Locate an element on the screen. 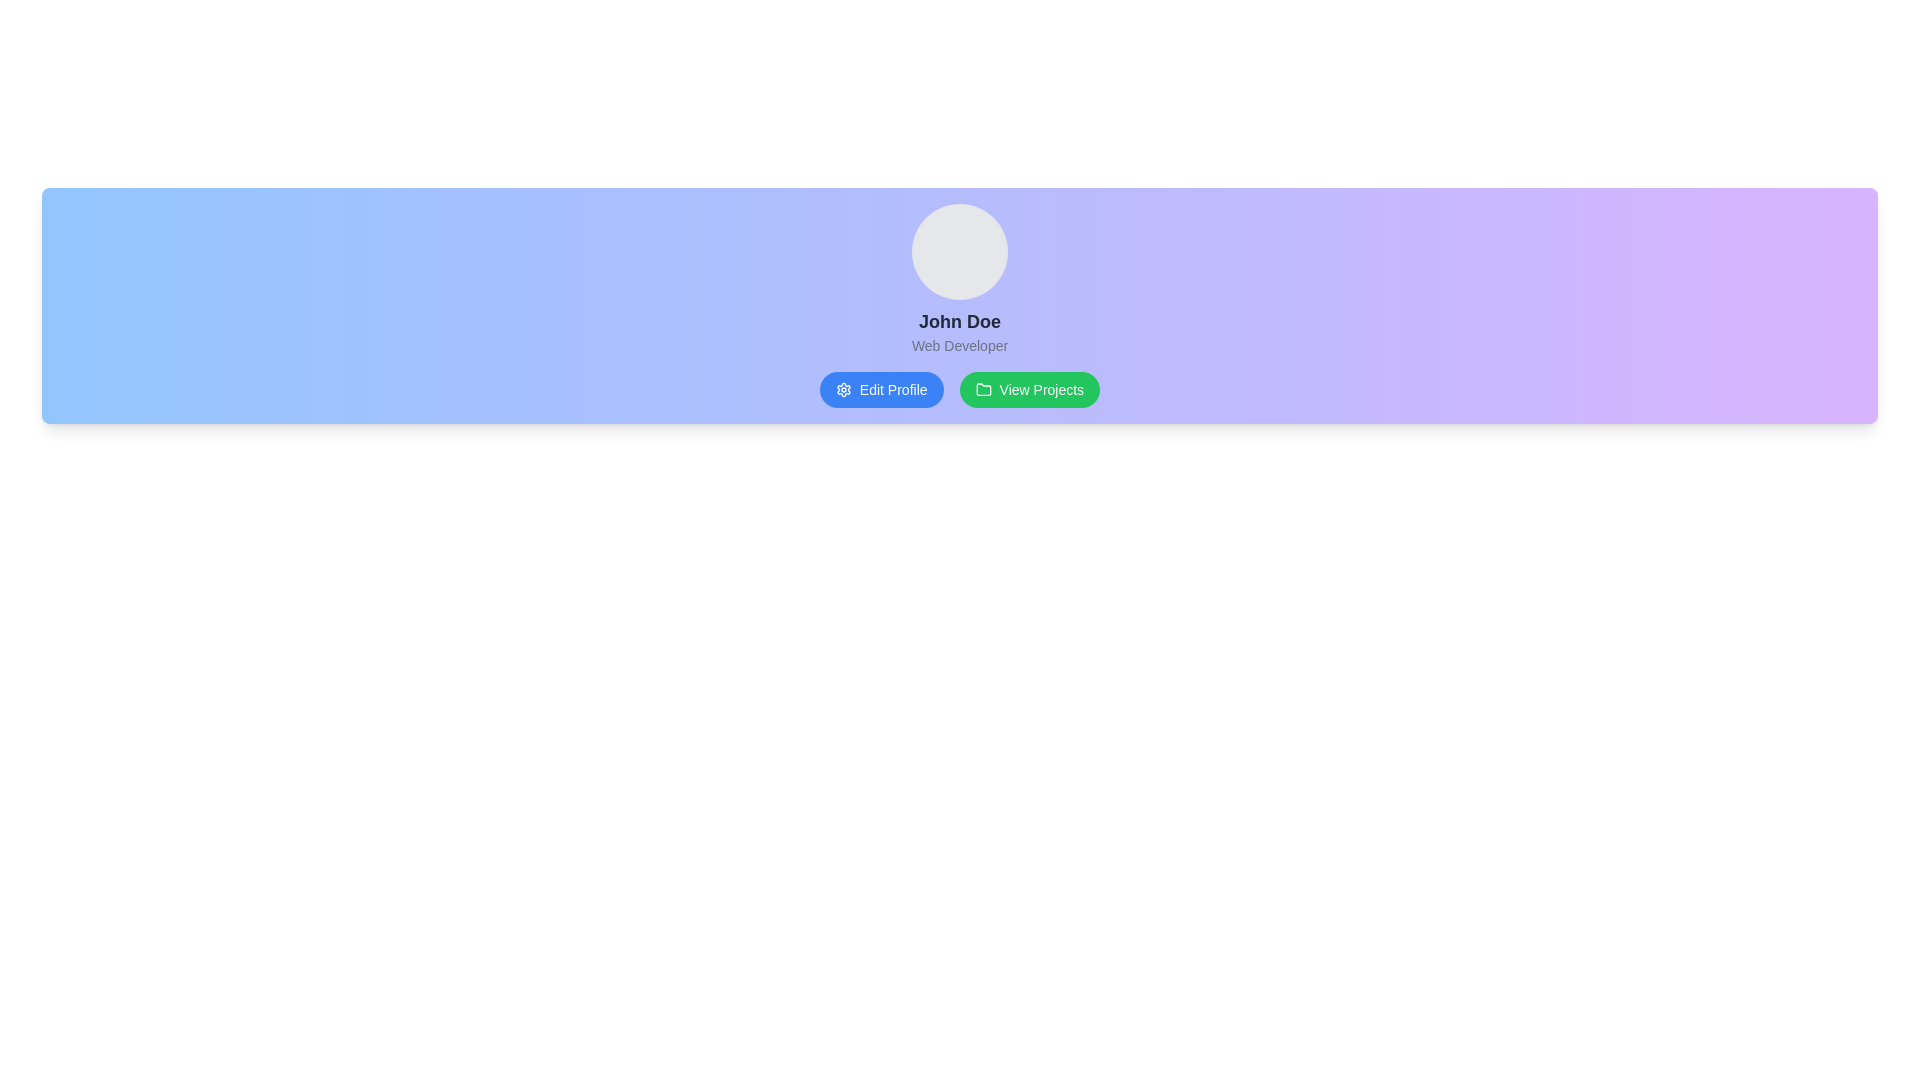 The image size is (1920, 1080). the gear icon that signifies settings or customization related to the 'Edit Profile' button, located to the left of the button within the blue button at the bottom-center of the interface is located at coordinates (843, 389).